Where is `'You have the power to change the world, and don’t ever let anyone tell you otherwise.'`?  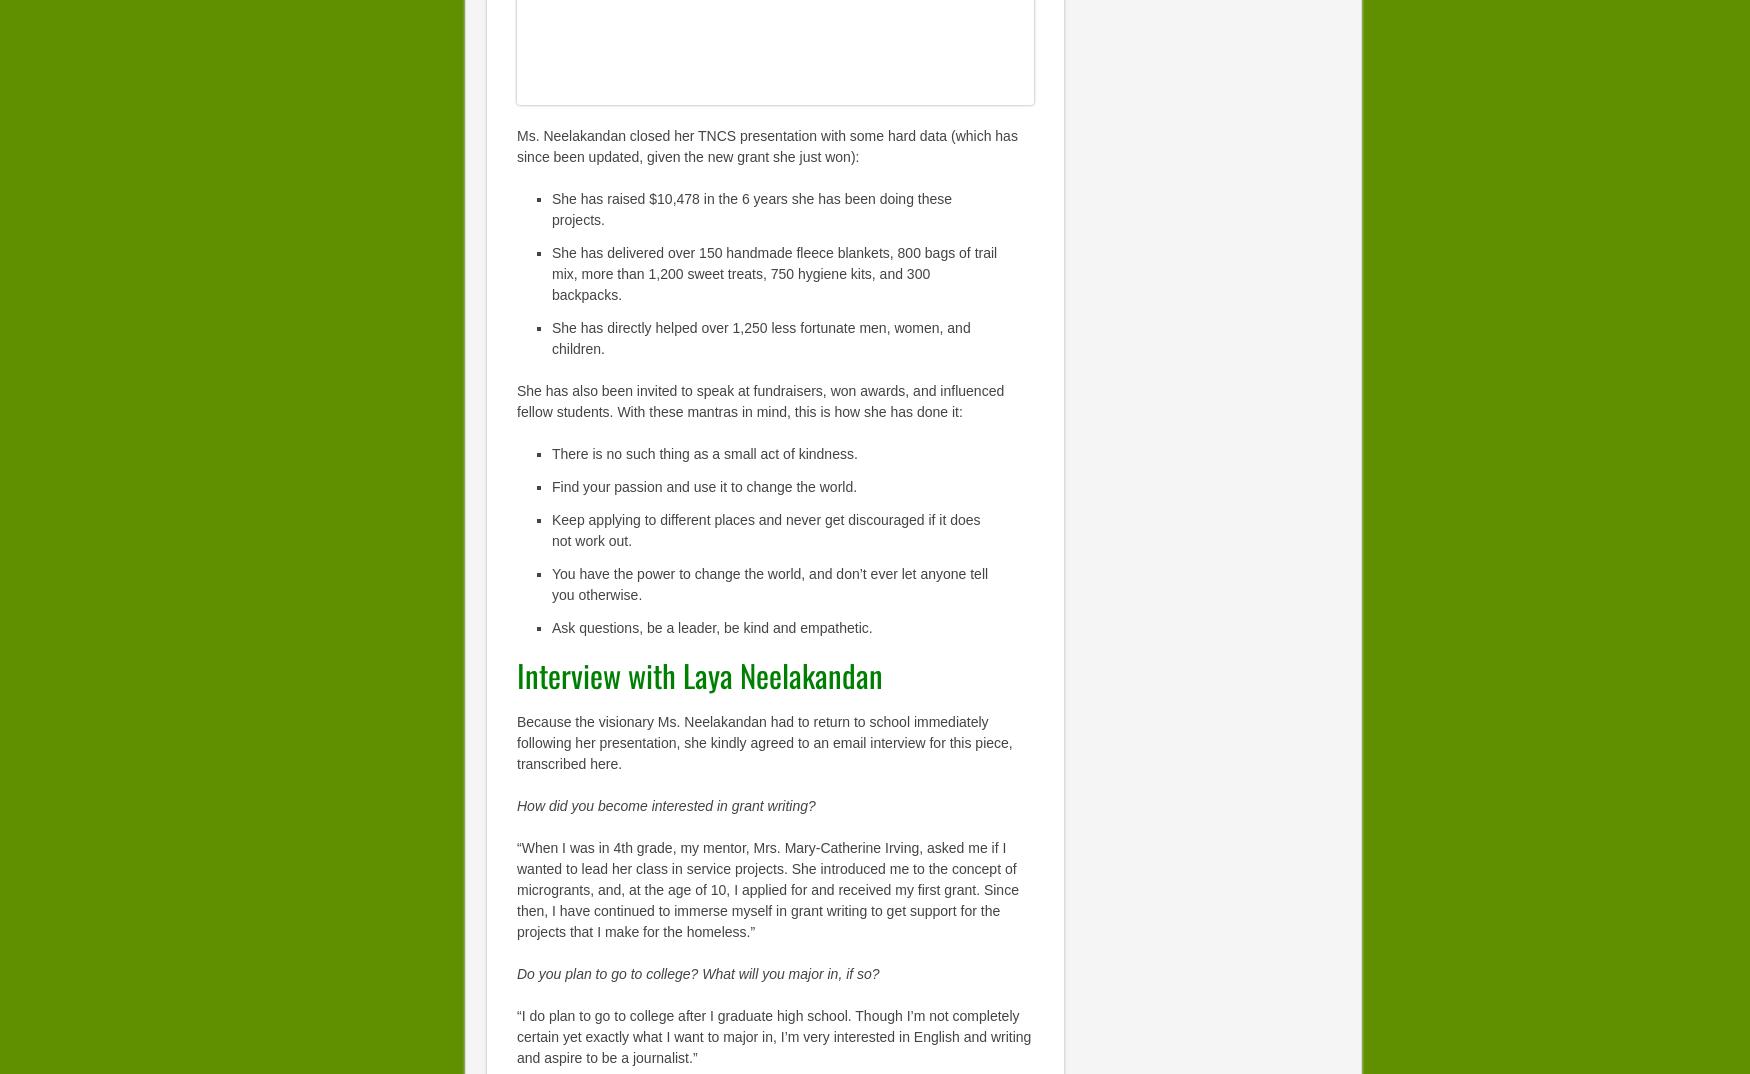 'You have the power to change the world, and don’t ever let anyone tell you otherwise.' is located at coordinates (769, 582).